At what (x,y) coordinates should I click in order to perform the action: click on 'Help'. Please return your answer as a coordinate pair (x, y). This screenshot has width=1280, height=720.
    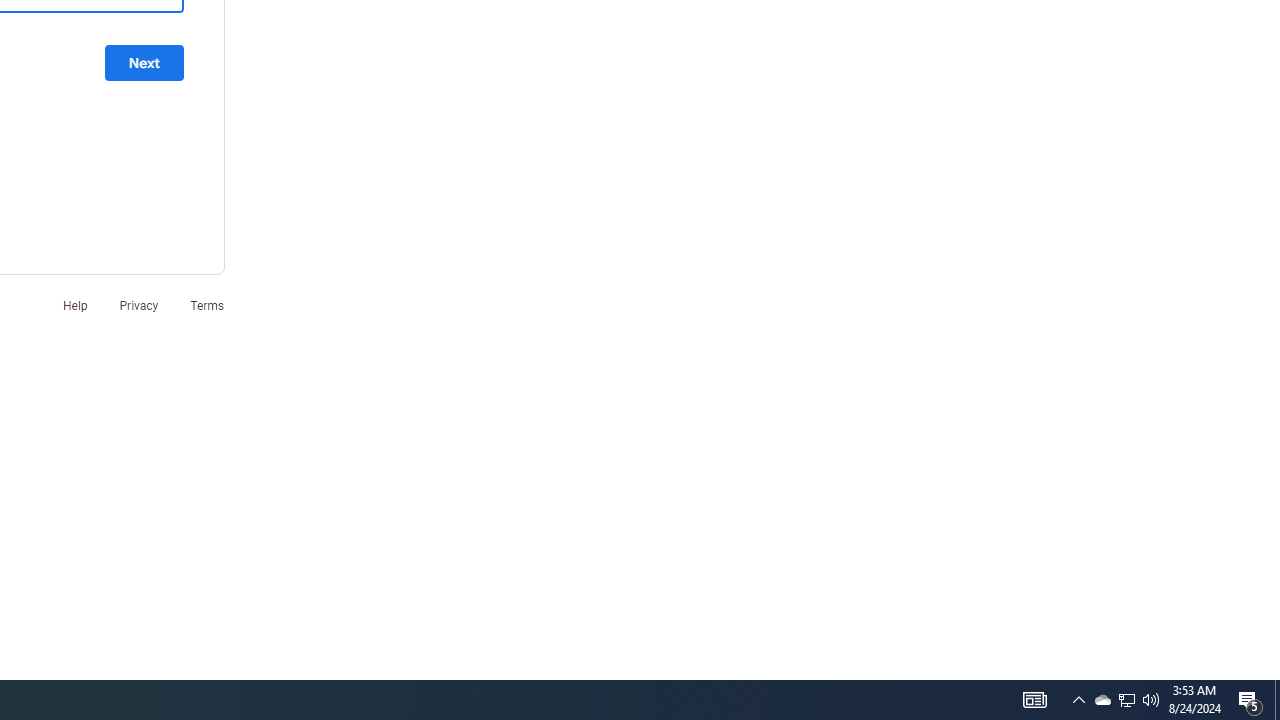
    Looking at the image, I should click on (74, 305).